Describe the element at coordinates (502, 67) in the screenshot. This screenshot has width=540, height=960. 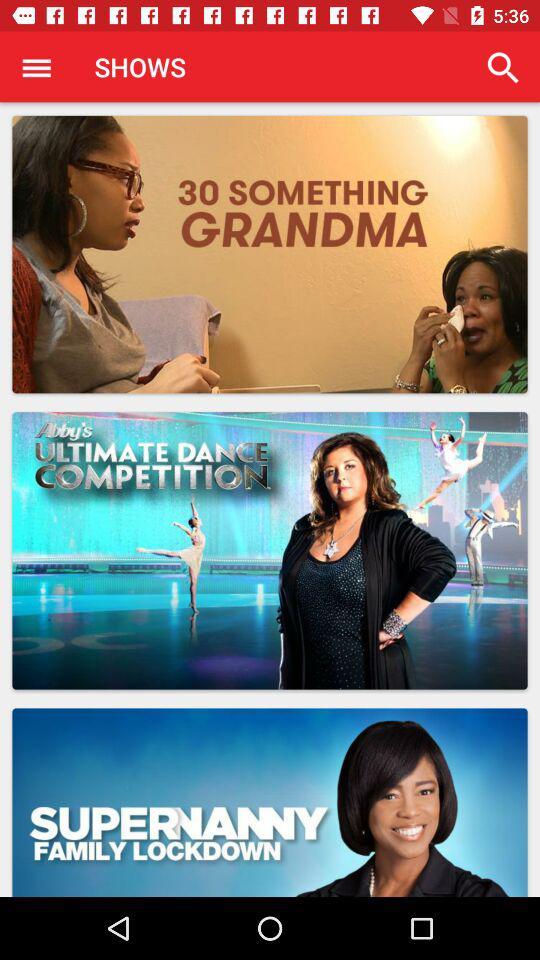
I see `icon next to the shows item` at that location.